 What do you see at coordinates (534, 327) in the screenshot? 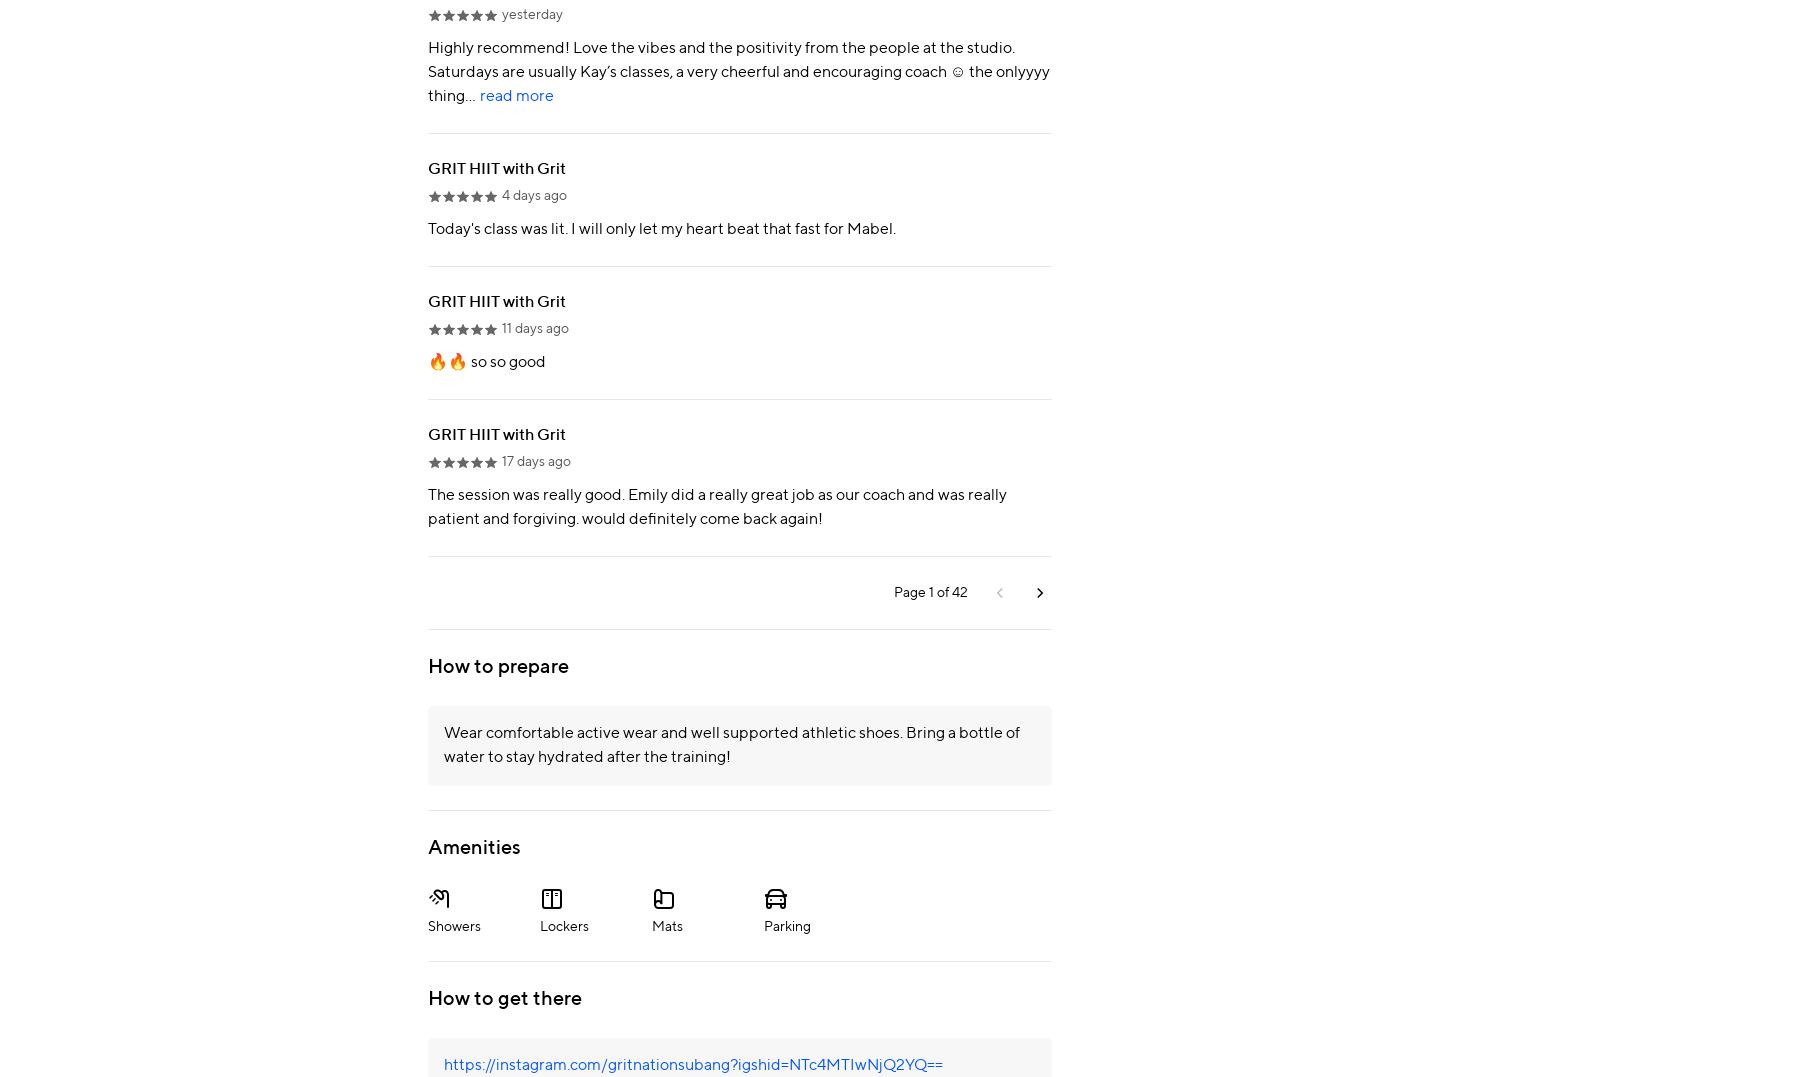
I see `'11 days ago'` at bounding box center [534, 327].